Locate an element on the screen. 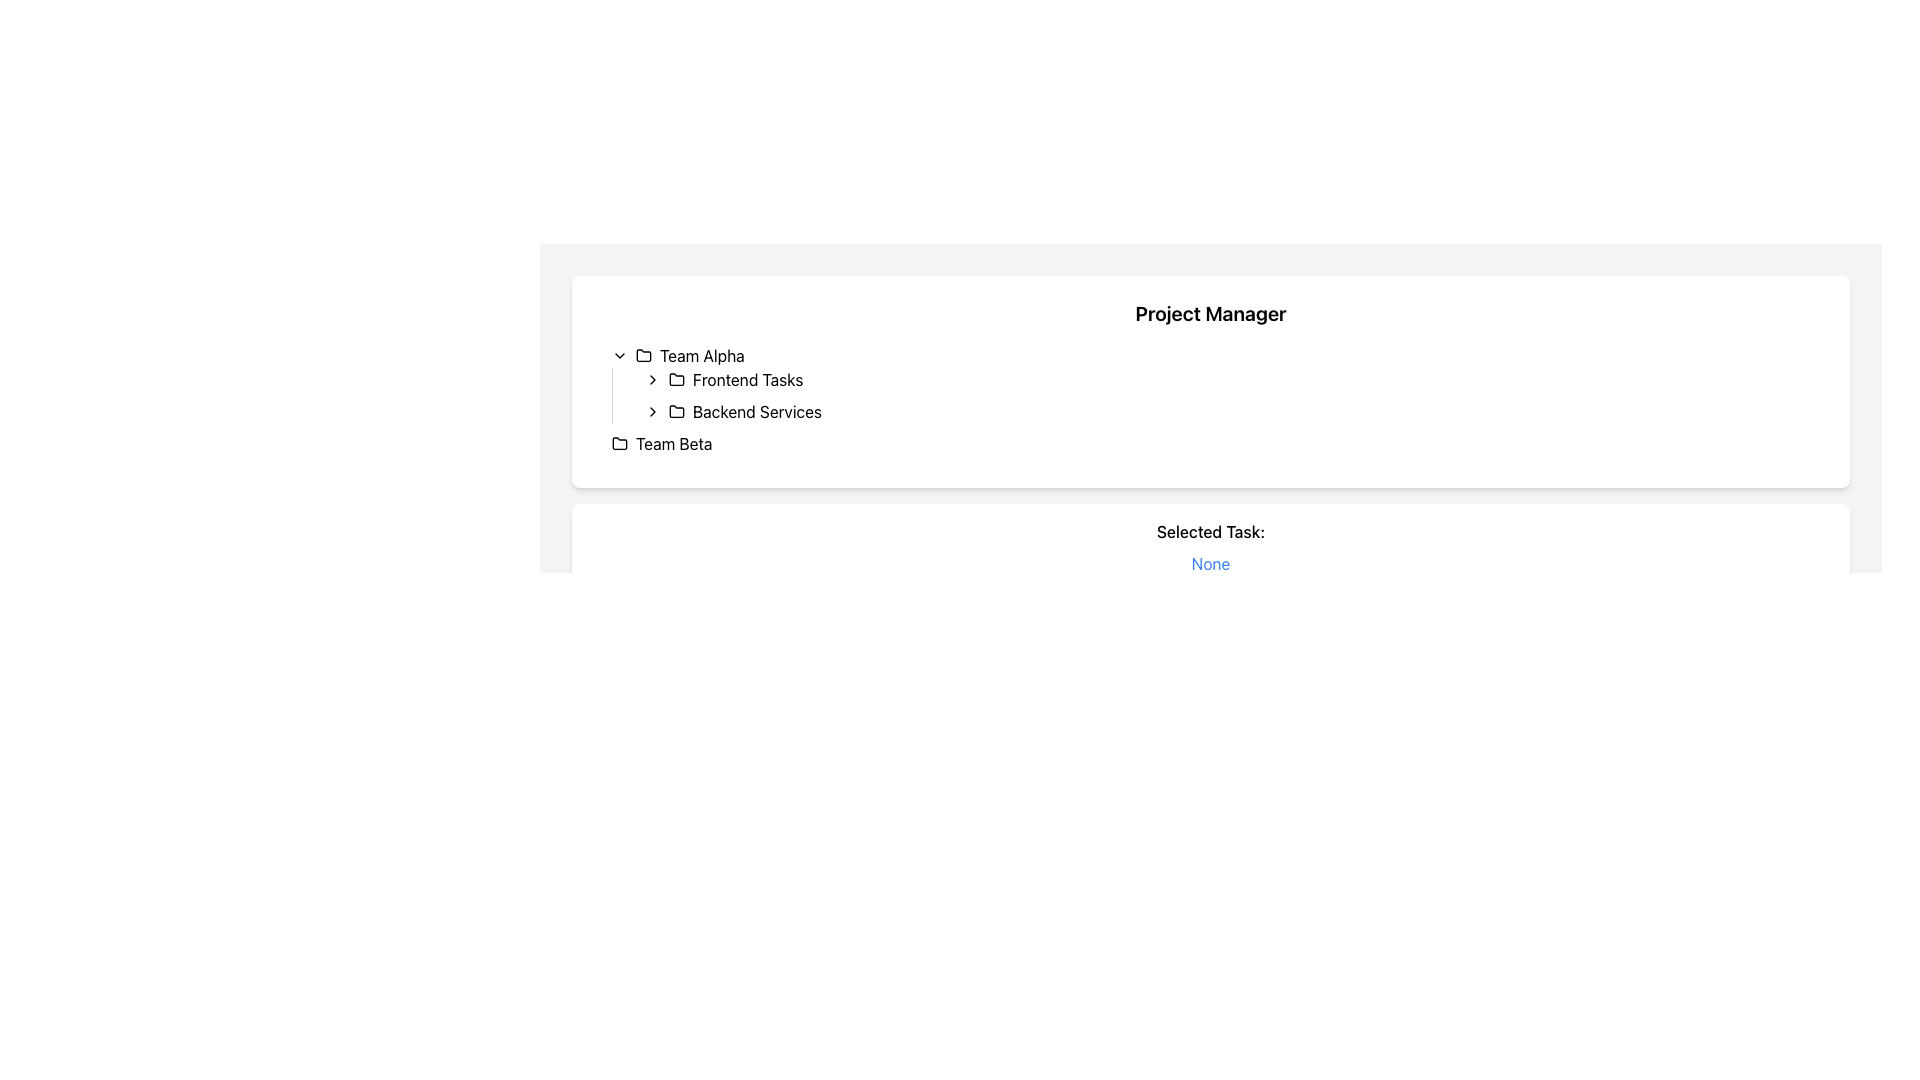 This screenshot has width=1920, height=1080. the folder icon located to the left of the 'Team Beta' label, which is part of a navigable list or tree structure is located at coordinates (618, 442).